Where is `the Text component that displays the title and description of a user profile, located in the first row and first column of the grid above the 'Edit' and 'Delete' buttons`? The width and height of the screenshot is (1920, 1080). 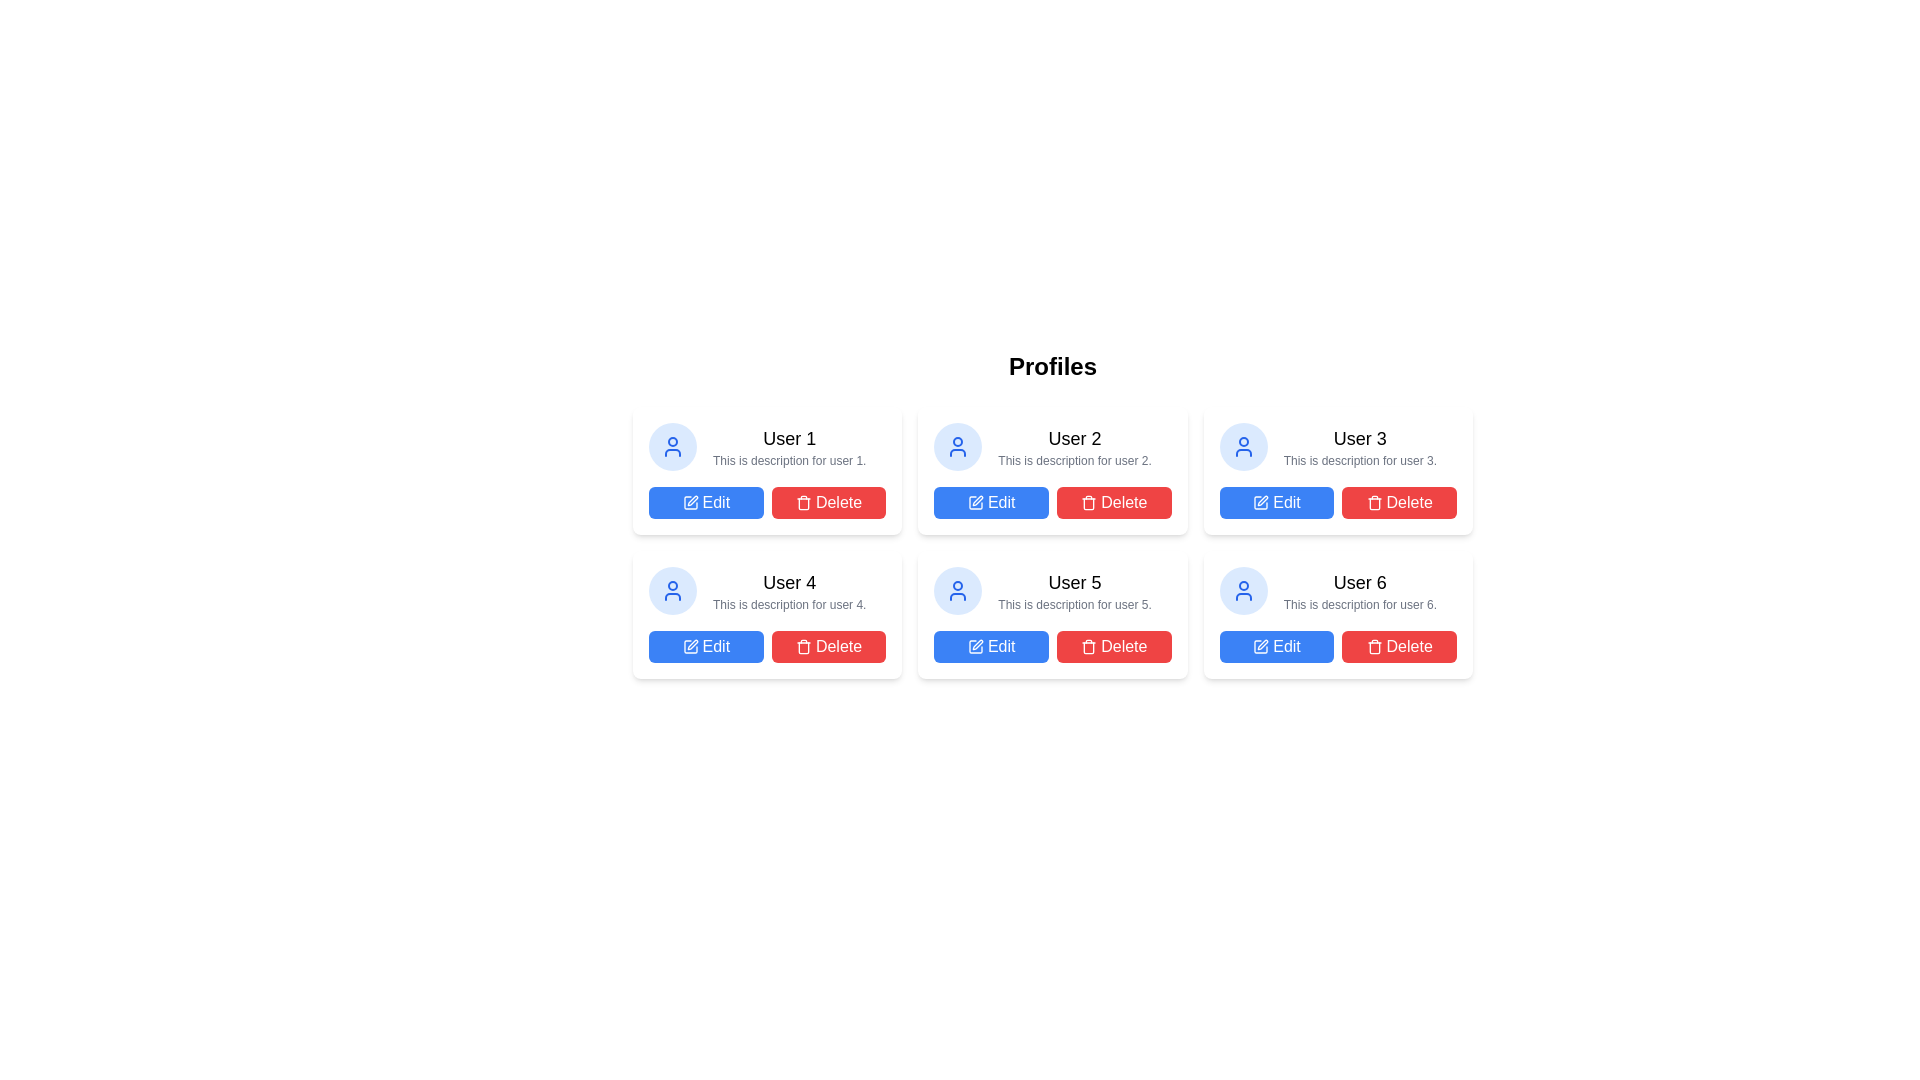
the Text component that displays the title and description of a user profile, located in the first row and first column of the grid above the 'Edit' and 'Delete' buttons is located at coordinates (766, 446).